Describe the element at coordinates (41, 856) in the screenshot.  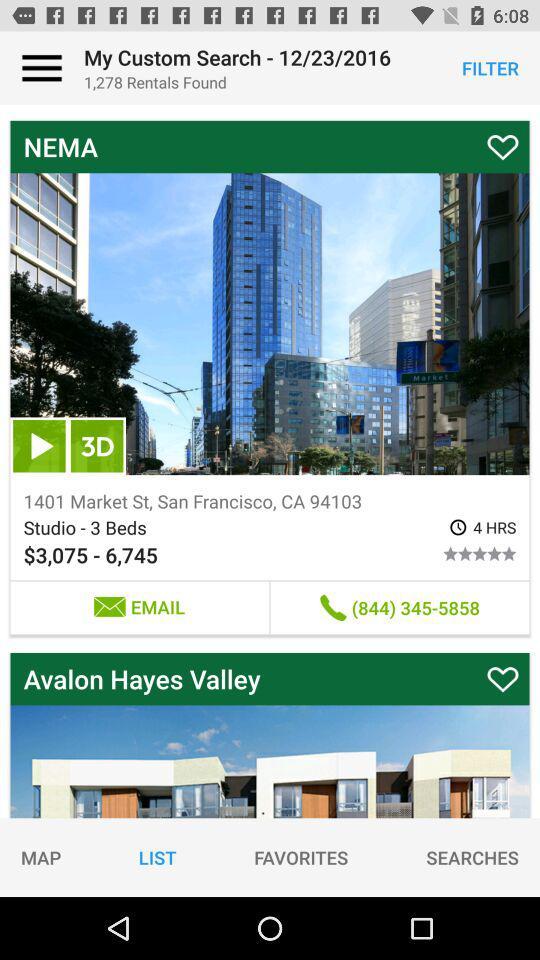
I see `the item to the left of the list item` at that location.